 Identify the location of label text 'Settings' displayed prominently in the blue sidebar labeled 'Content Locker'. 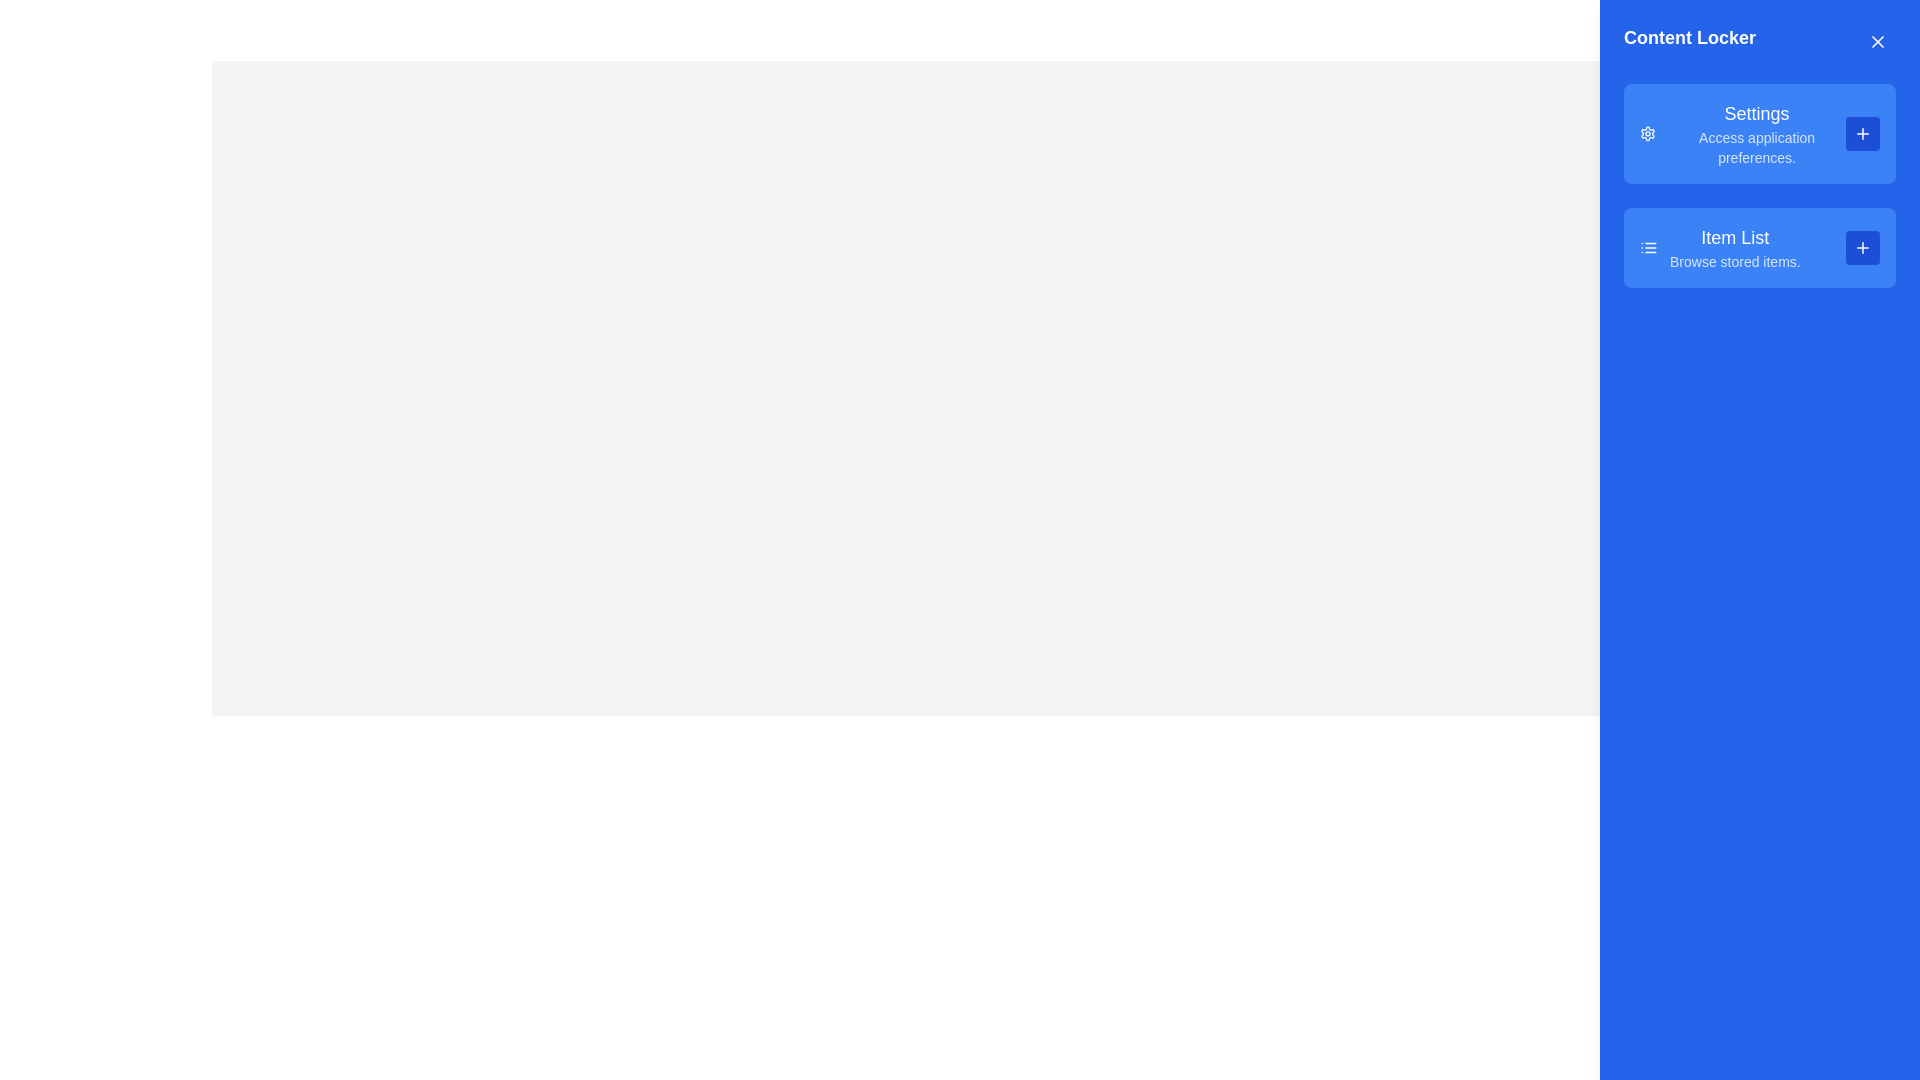
(1756, 114).